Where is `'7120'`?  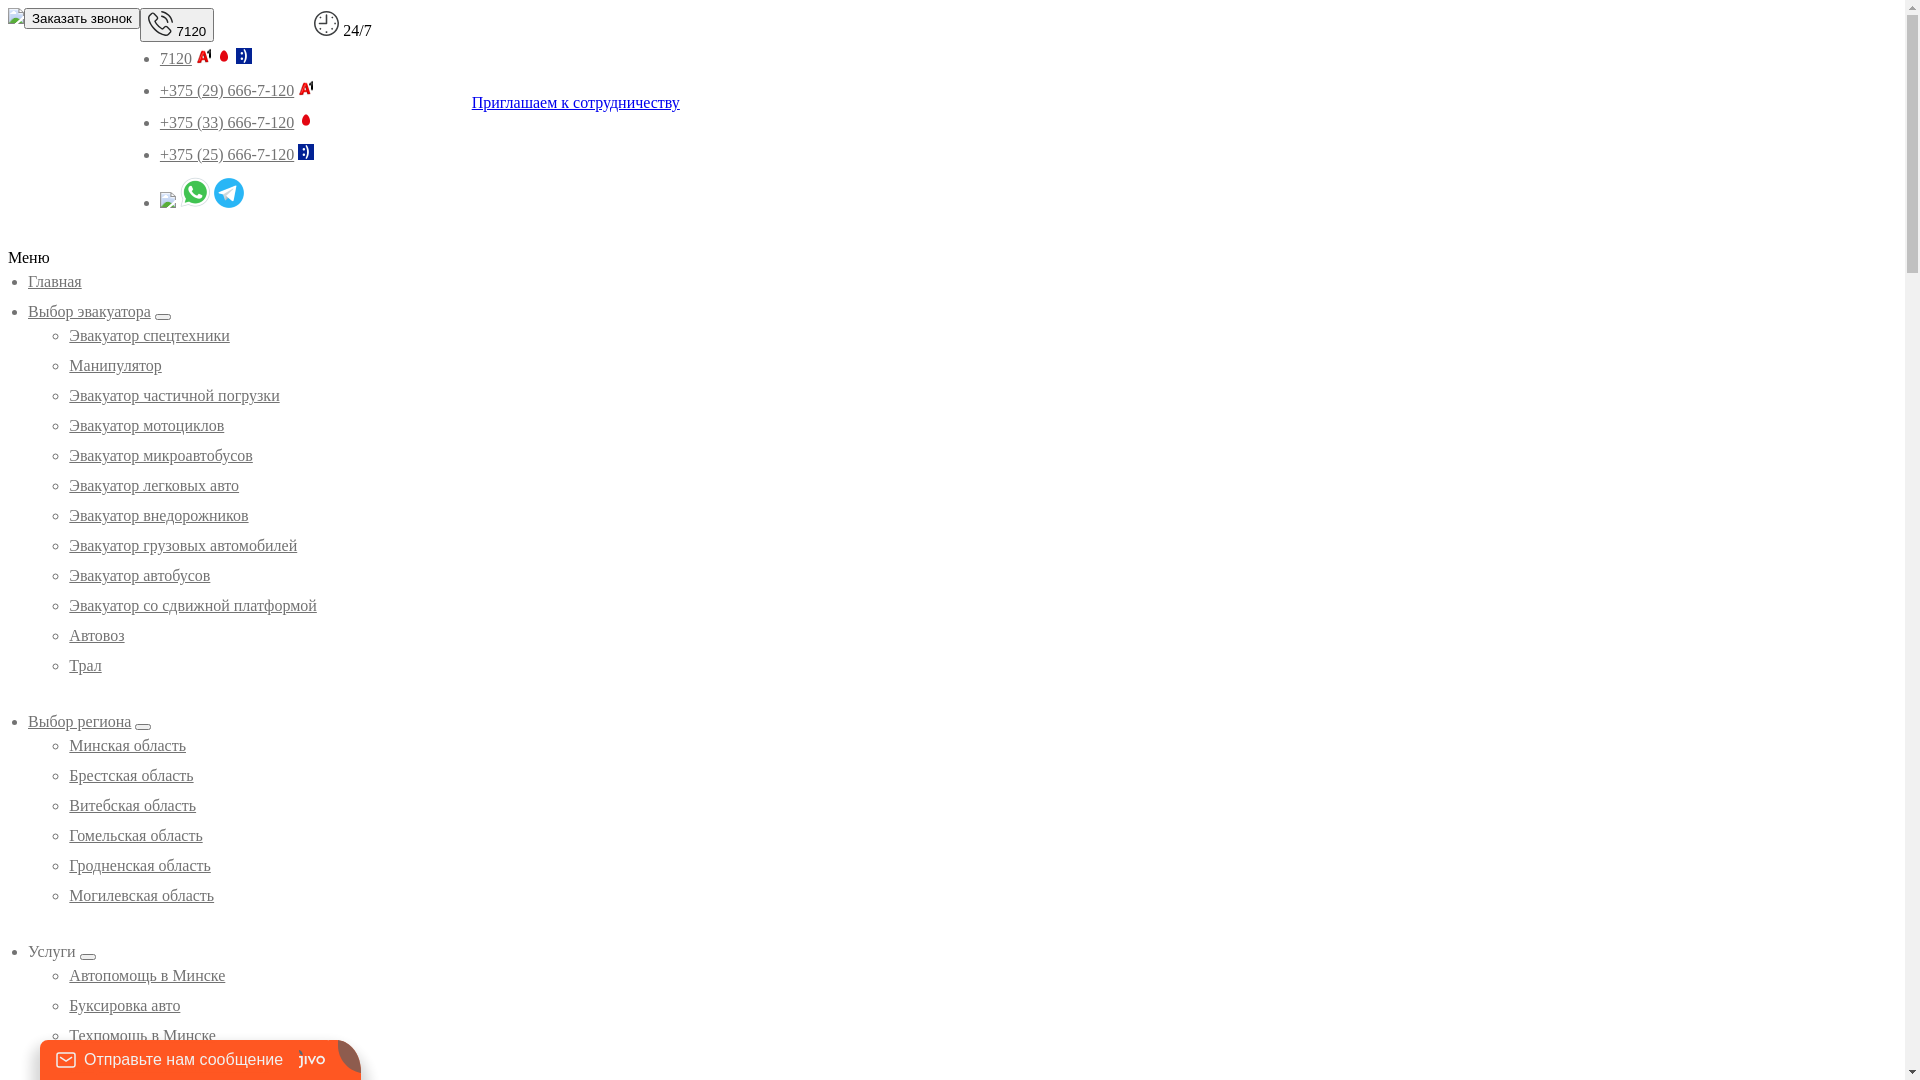
'7120' is located at coordinates (138, 24).